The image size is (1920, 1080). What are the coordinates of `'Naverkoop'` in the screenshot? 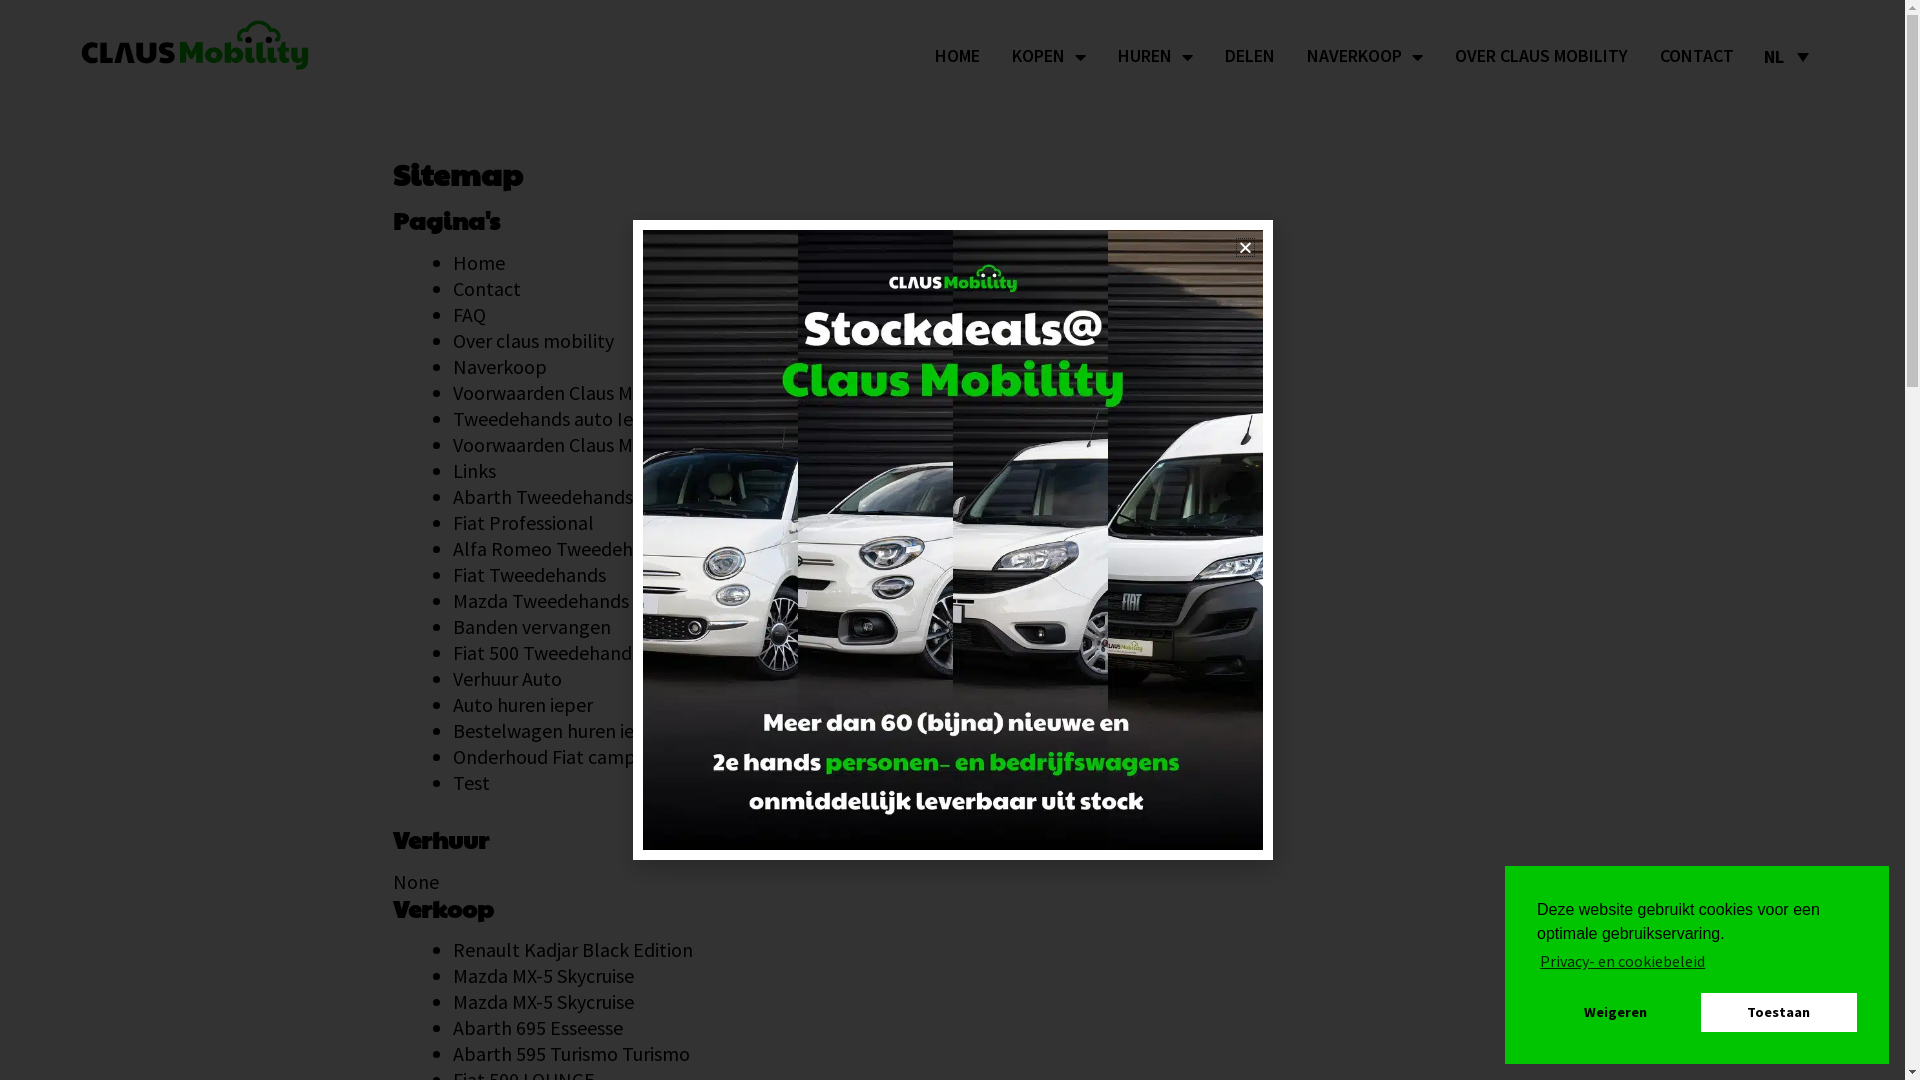 It's located at (499, 366).